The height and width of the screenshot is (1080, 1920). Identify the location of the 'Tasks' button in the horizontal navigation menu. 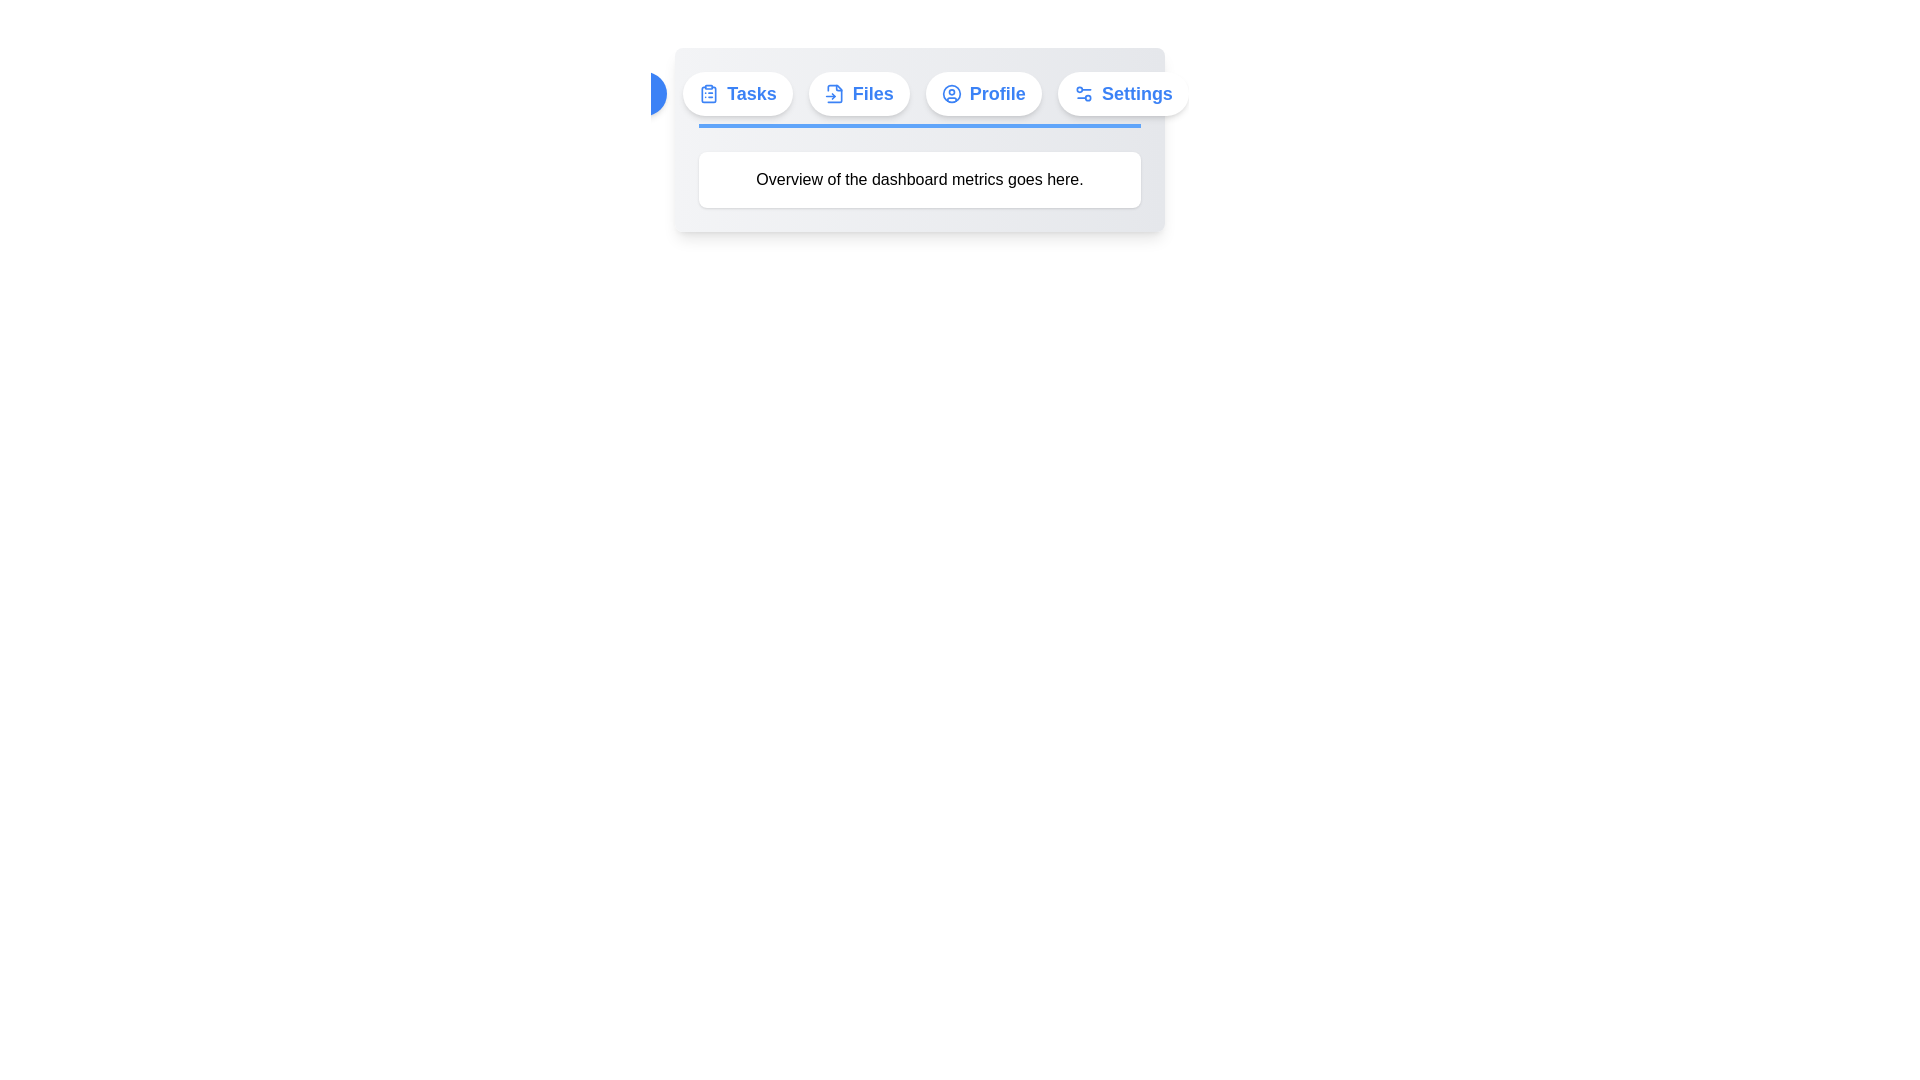
(737, 93).